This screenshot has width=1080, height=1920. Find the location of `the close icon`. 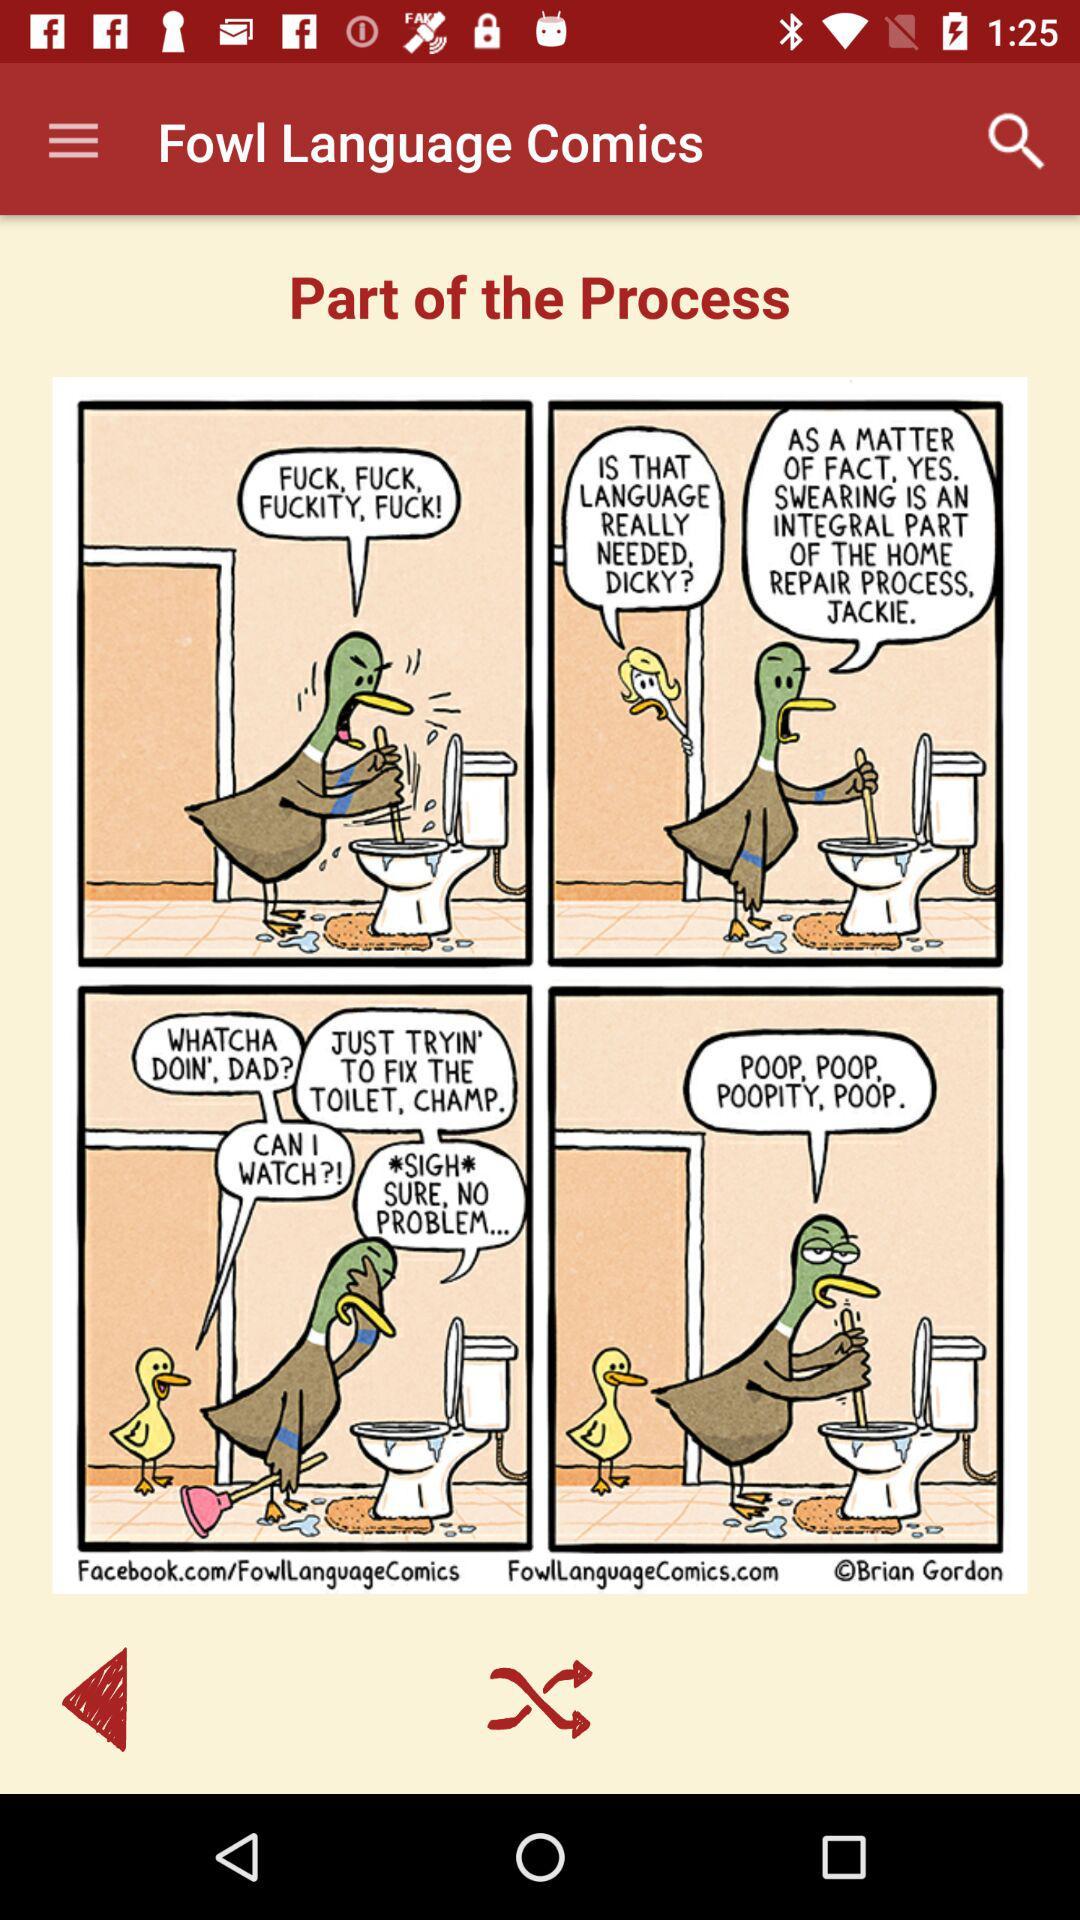

the close icon is located at coordinates (540, 1698).